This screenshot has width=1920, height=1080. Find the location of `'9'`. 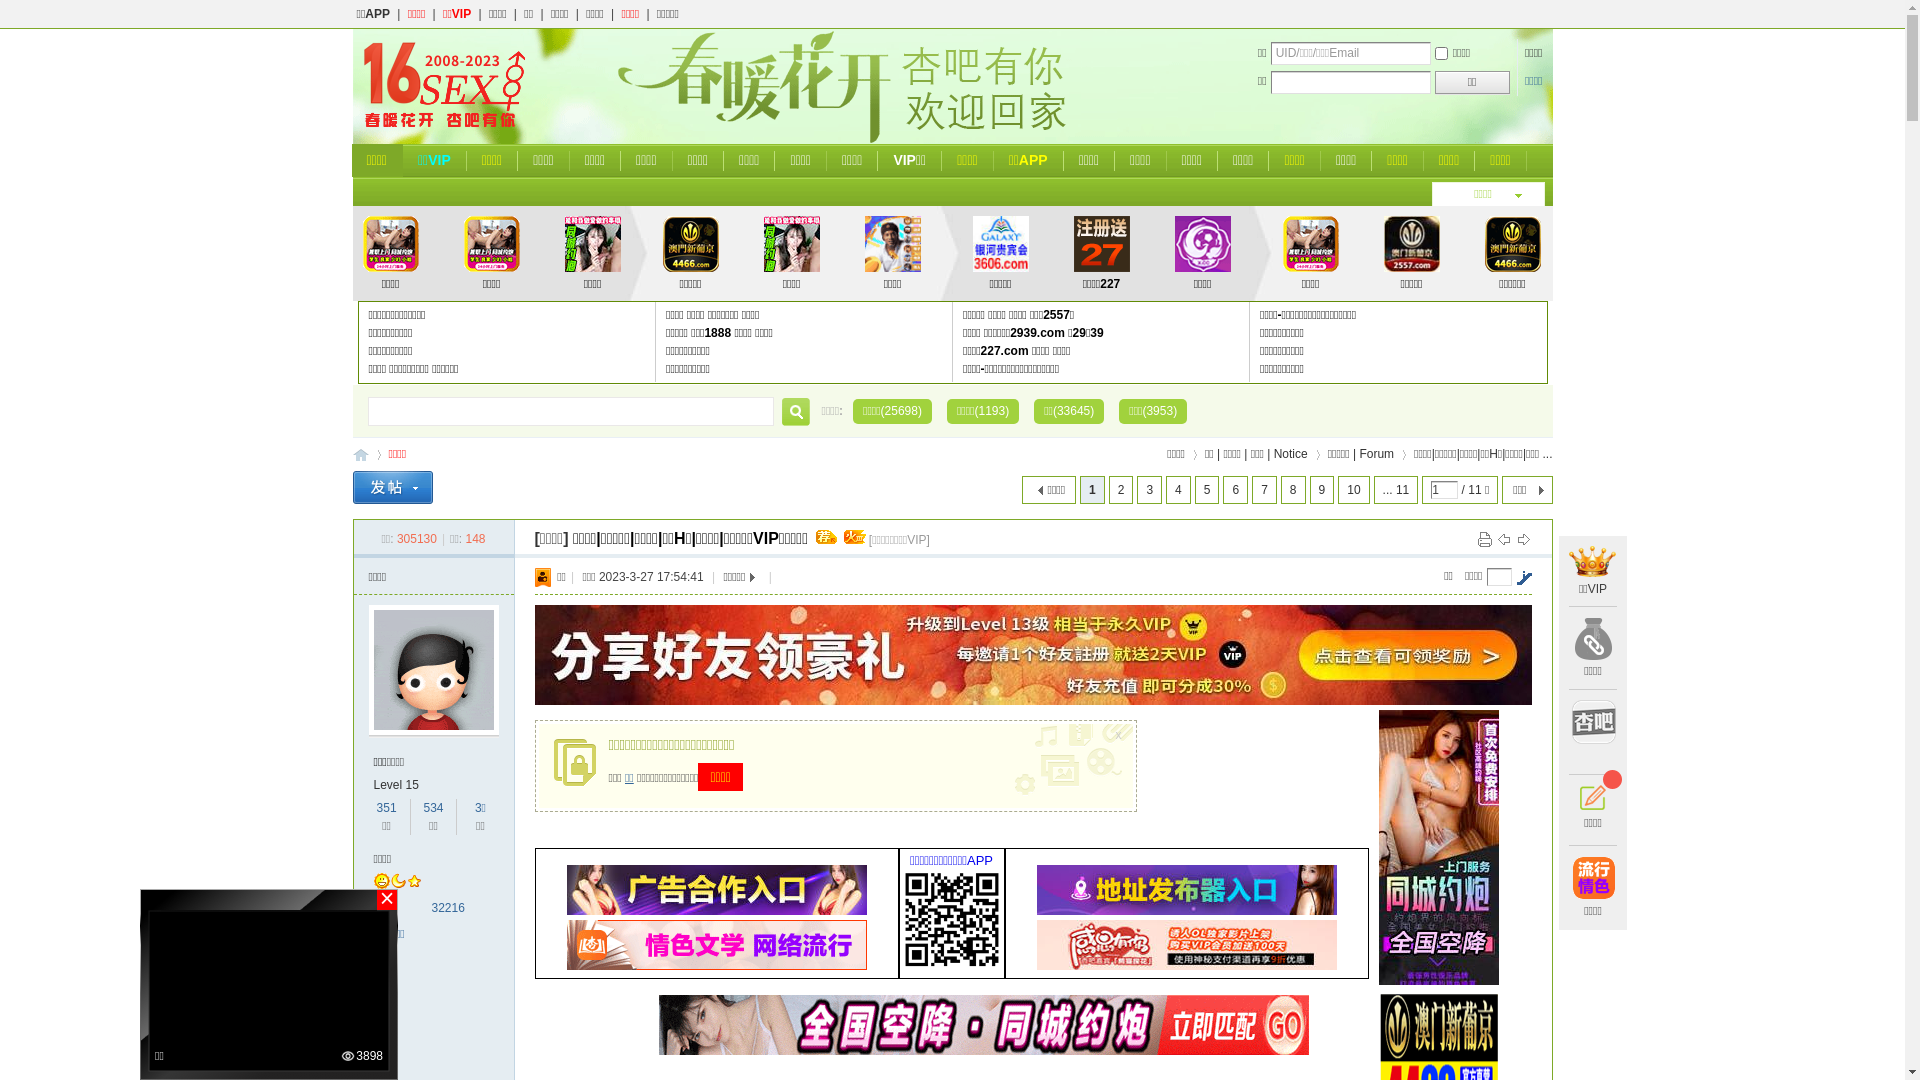

'9' is located at coordinates (1310, 489).